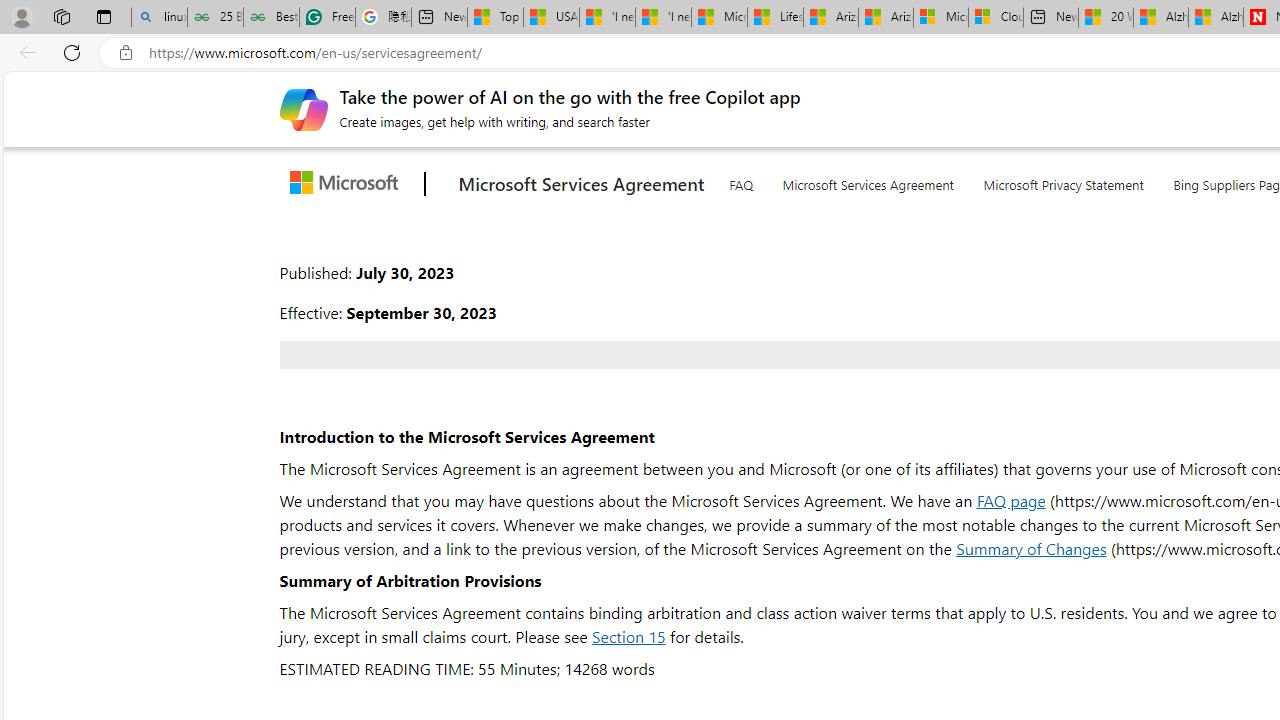 This screenshot has height=720, width=1280. Describe the element at coordinates (327, 17) in the screenshot. I see `'Free AI Writing Assistance for Students | Grammarly'` at that location.